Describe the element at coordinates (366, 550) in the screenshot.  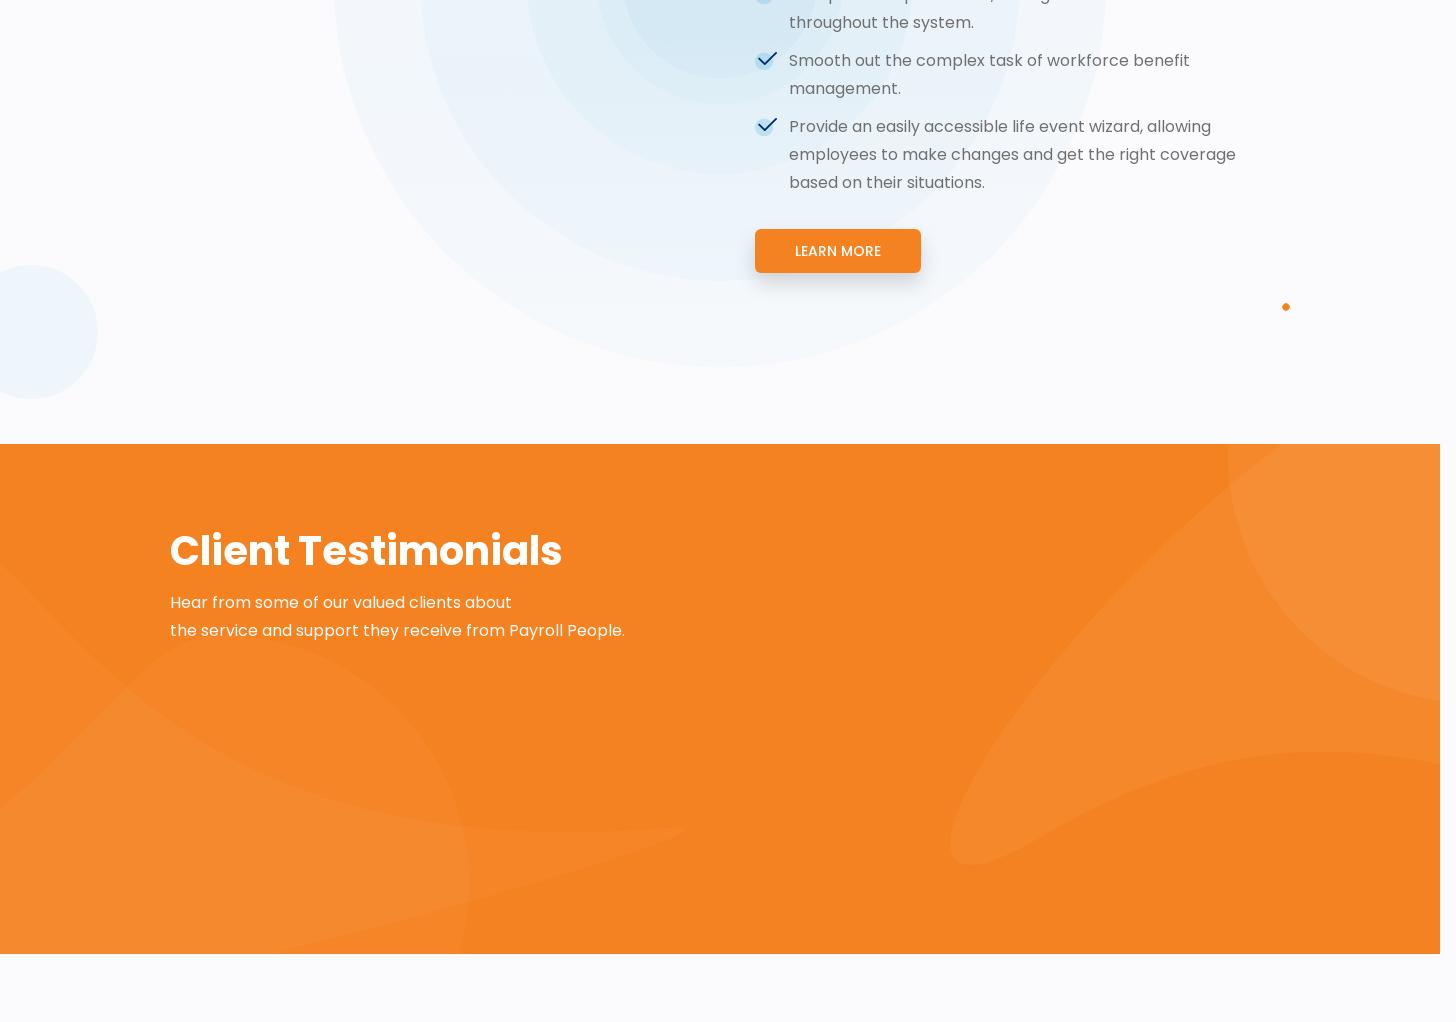
I see `'Client Testimonials'` at that location.